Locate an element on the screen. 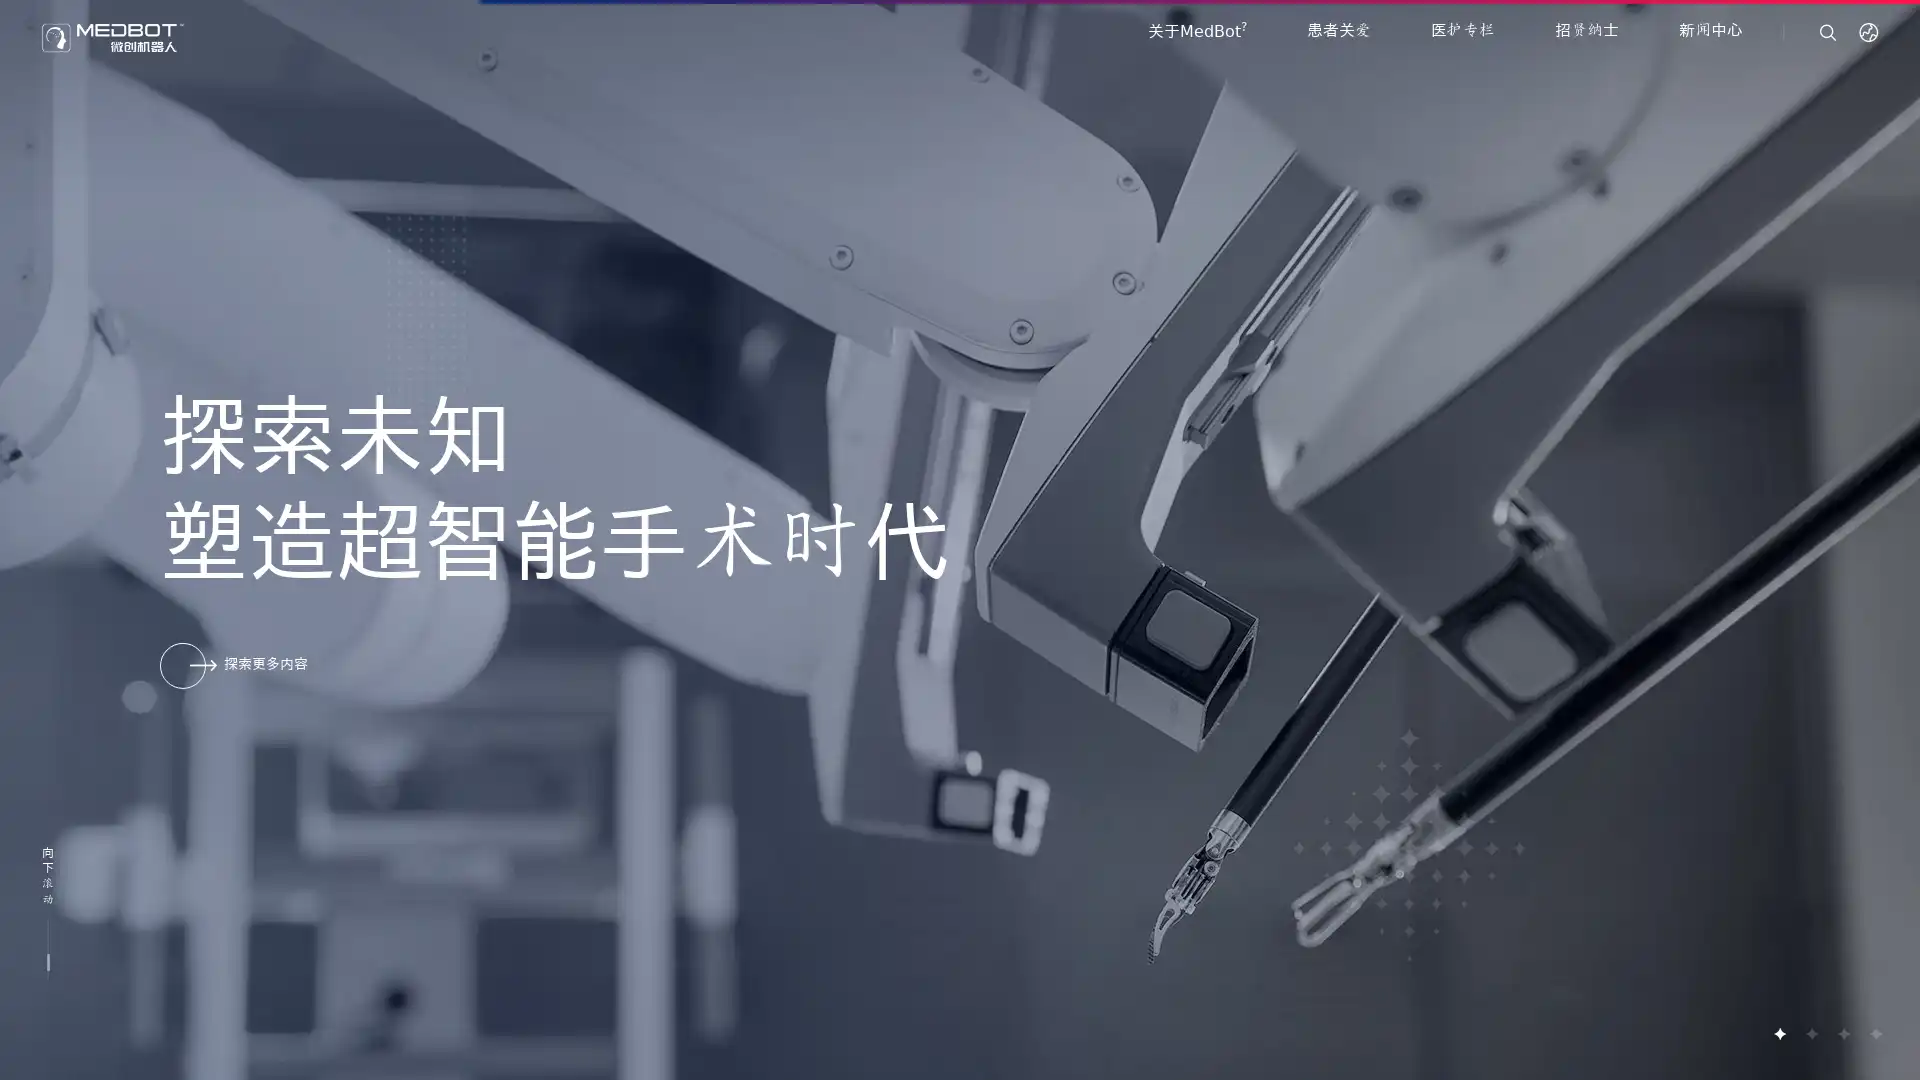 The image size is (1920, 1080). Go to slide 4 is located at coordinates (1874, 1033).